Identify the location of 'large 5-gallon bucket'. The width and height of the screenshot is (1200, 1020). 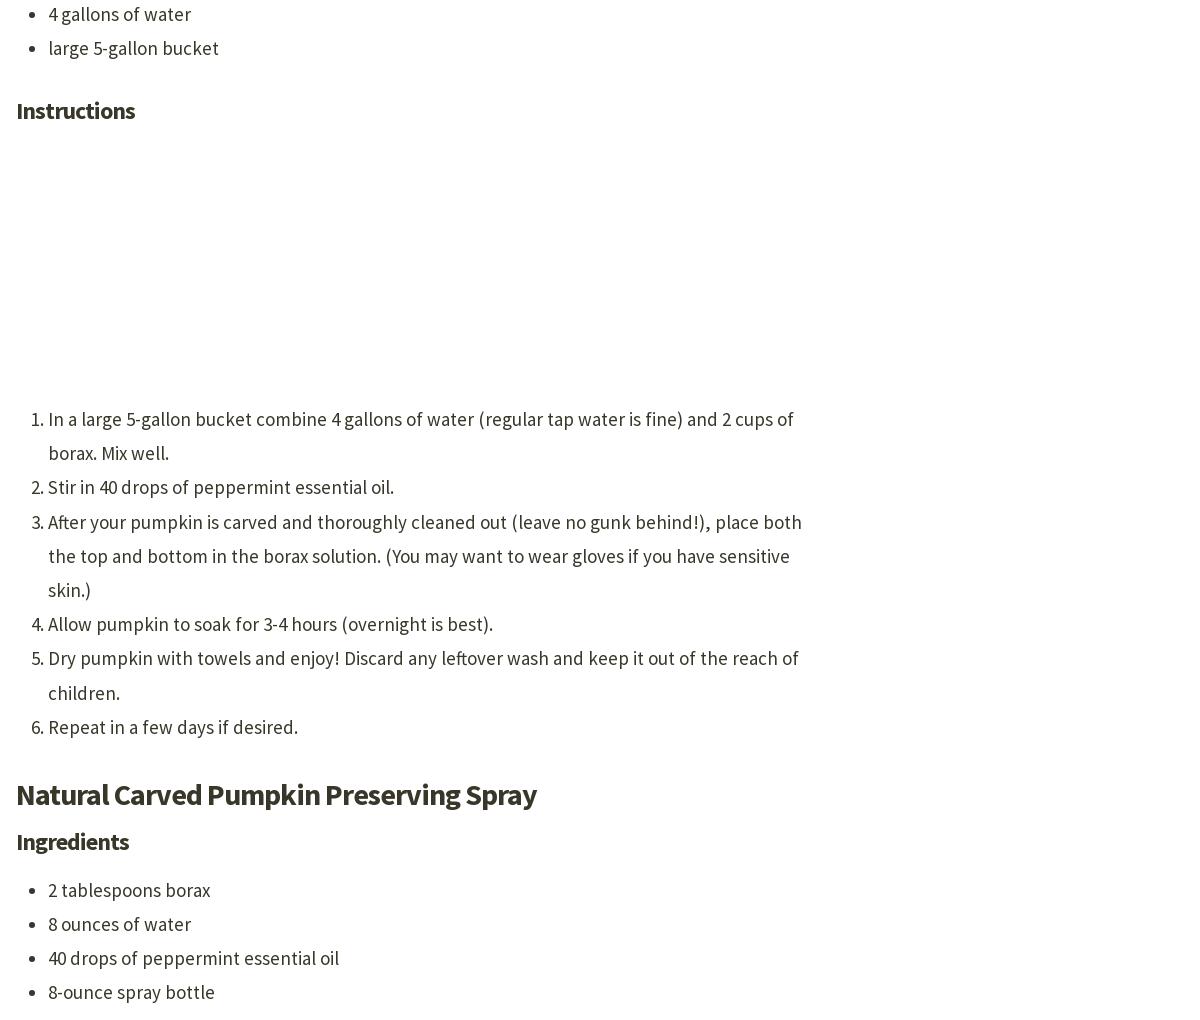
(48, 48).